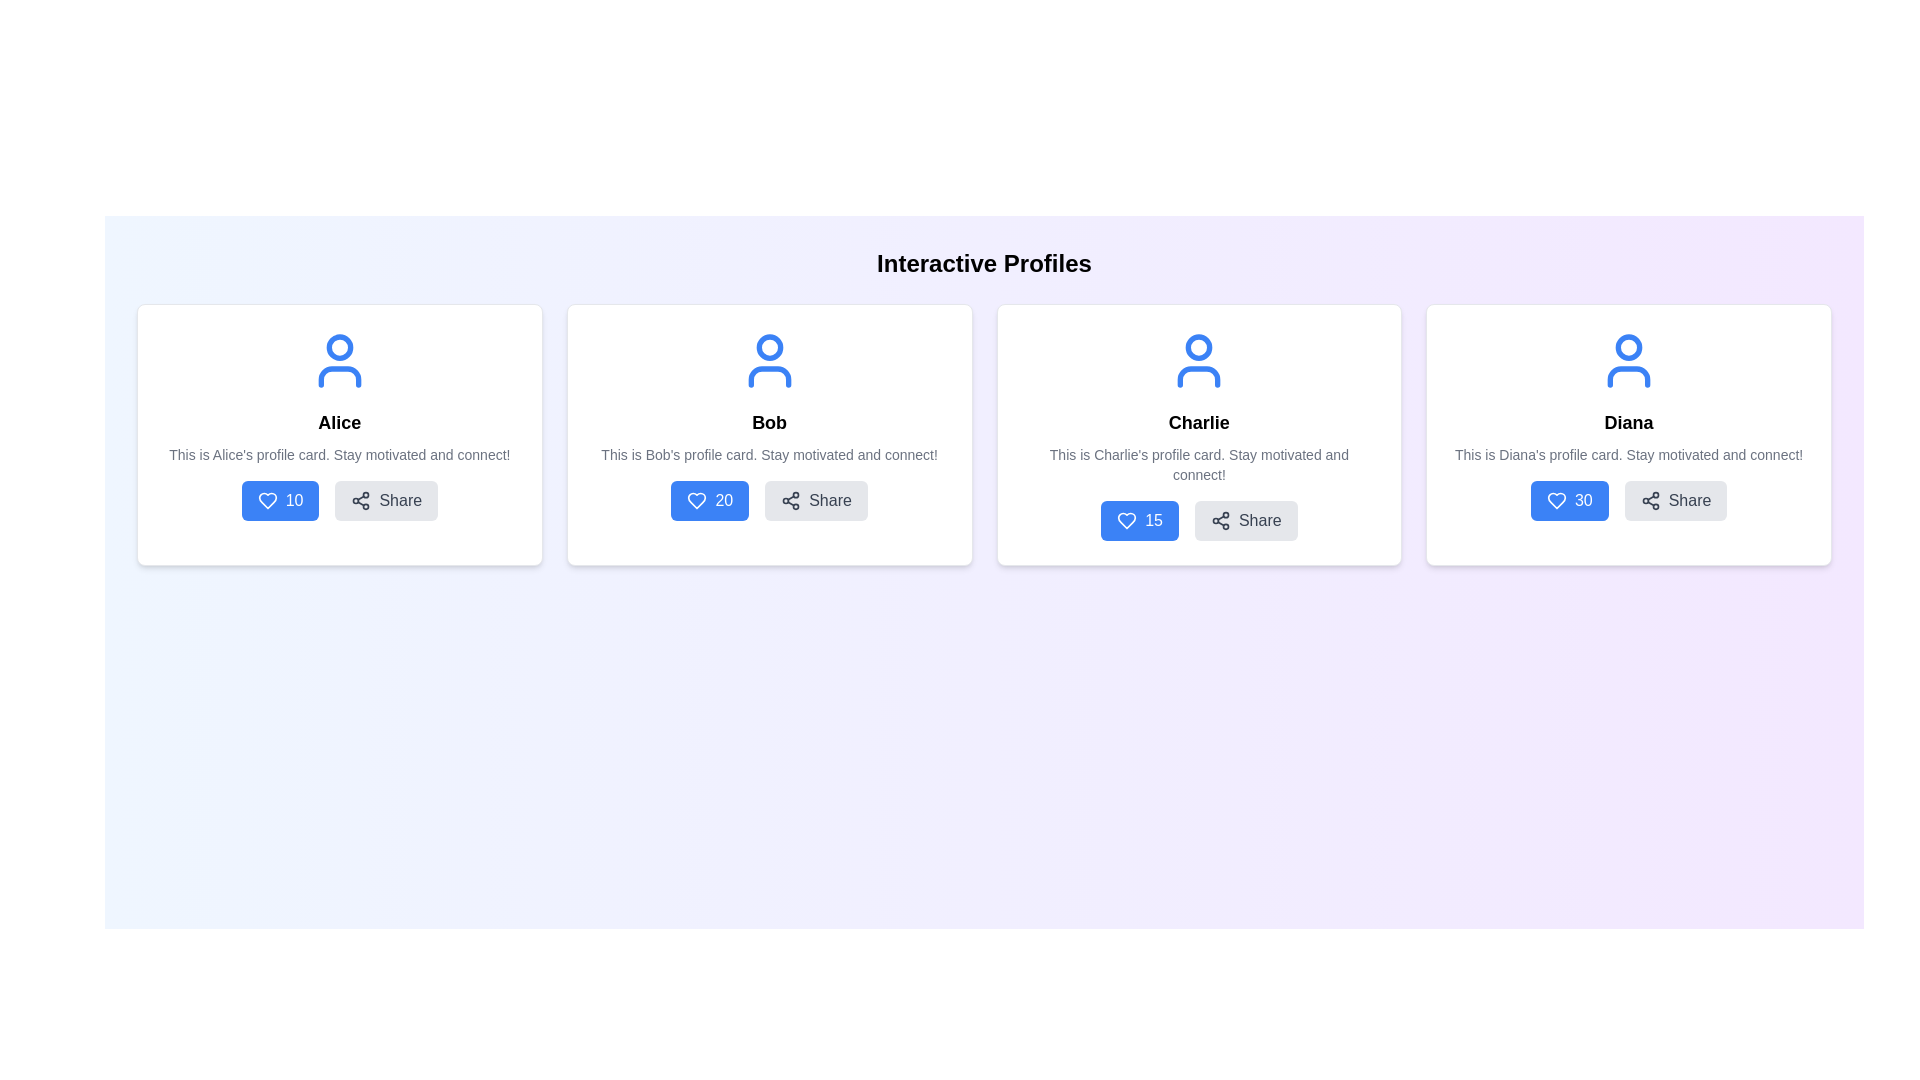  Describe the element at coordinates (339, 361) in the screenshot. I see `the SVG icon representing a user, which is prominently blue and located at the top of Alice's profile card, centered above the text 'Alice'` at that location.